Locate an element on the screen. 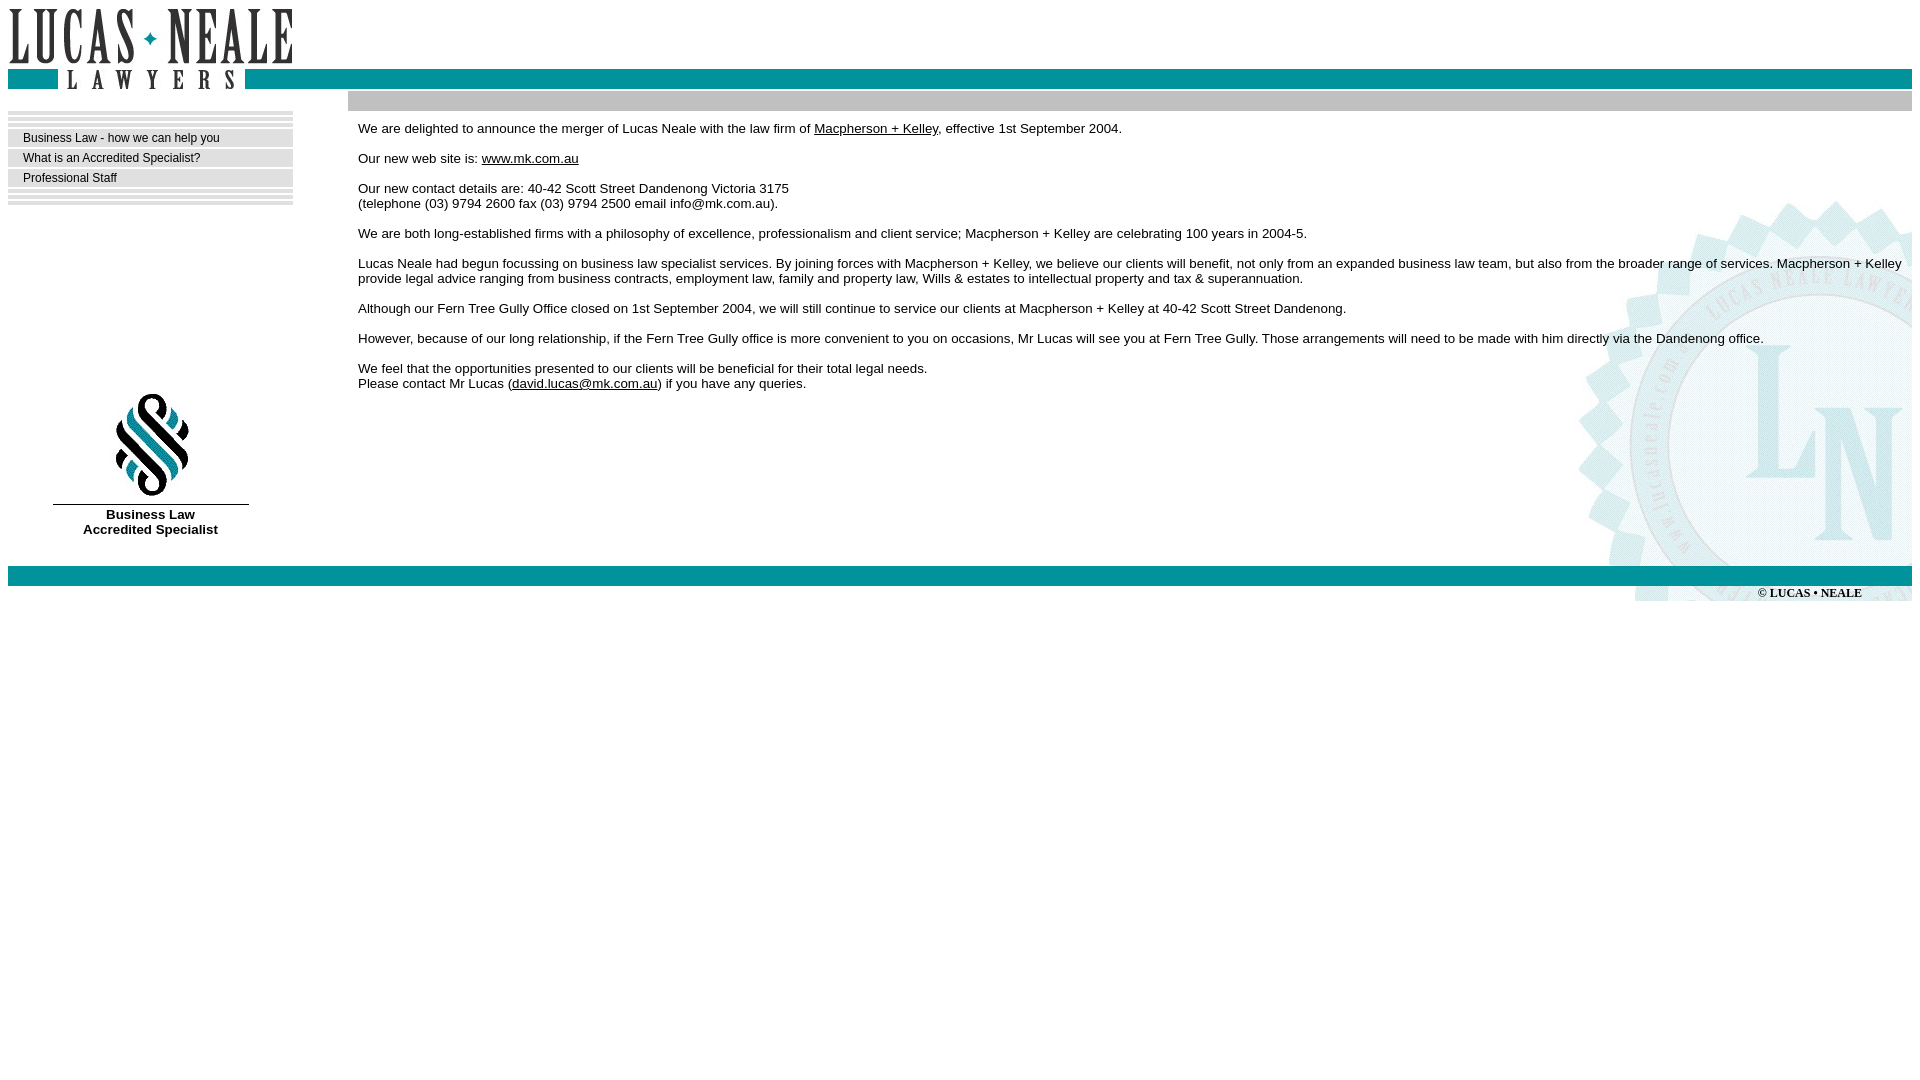 The image size is (1920, 1080). 'Professional Staff' is located at coordinates (70, 176).